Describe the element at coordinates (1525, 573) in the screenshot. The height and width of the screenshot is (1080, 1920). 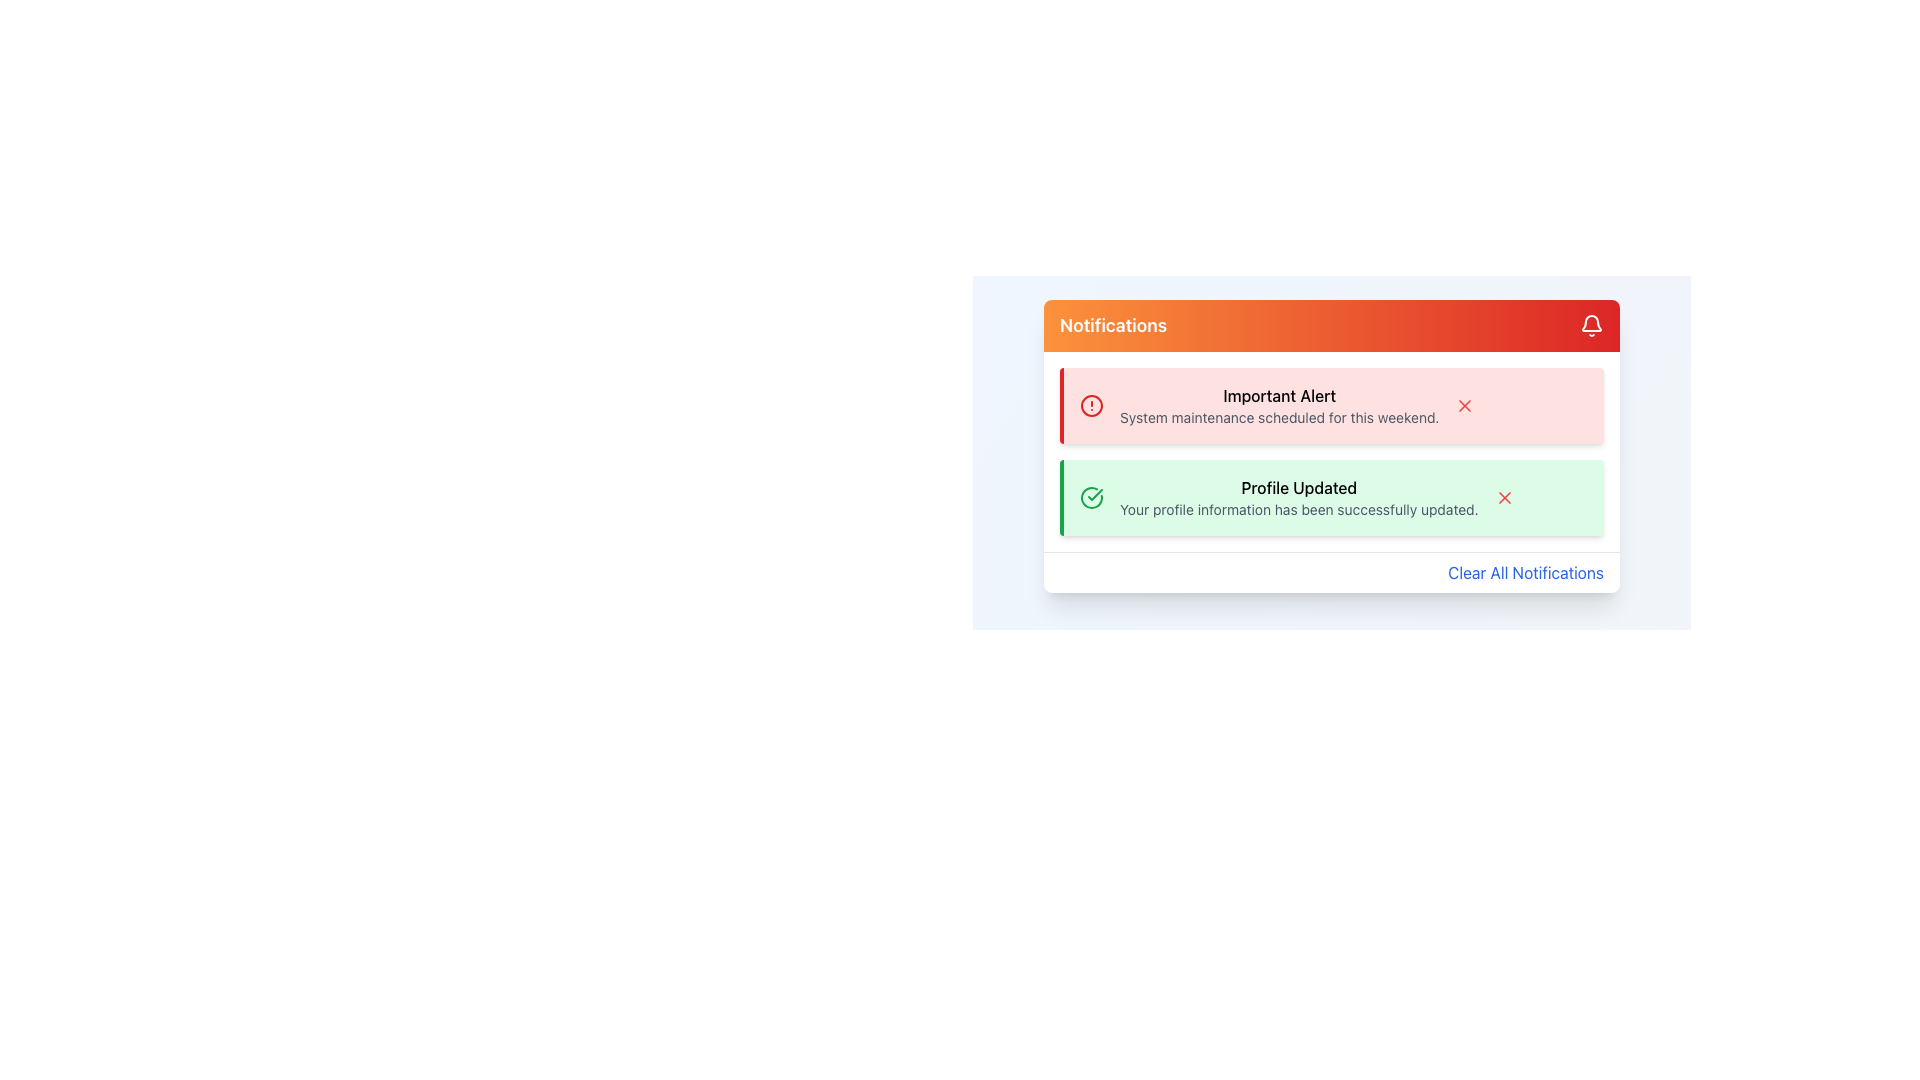
I see `the 'Clear All Notifications' button located at the bottom right of the notification panel` at that location.